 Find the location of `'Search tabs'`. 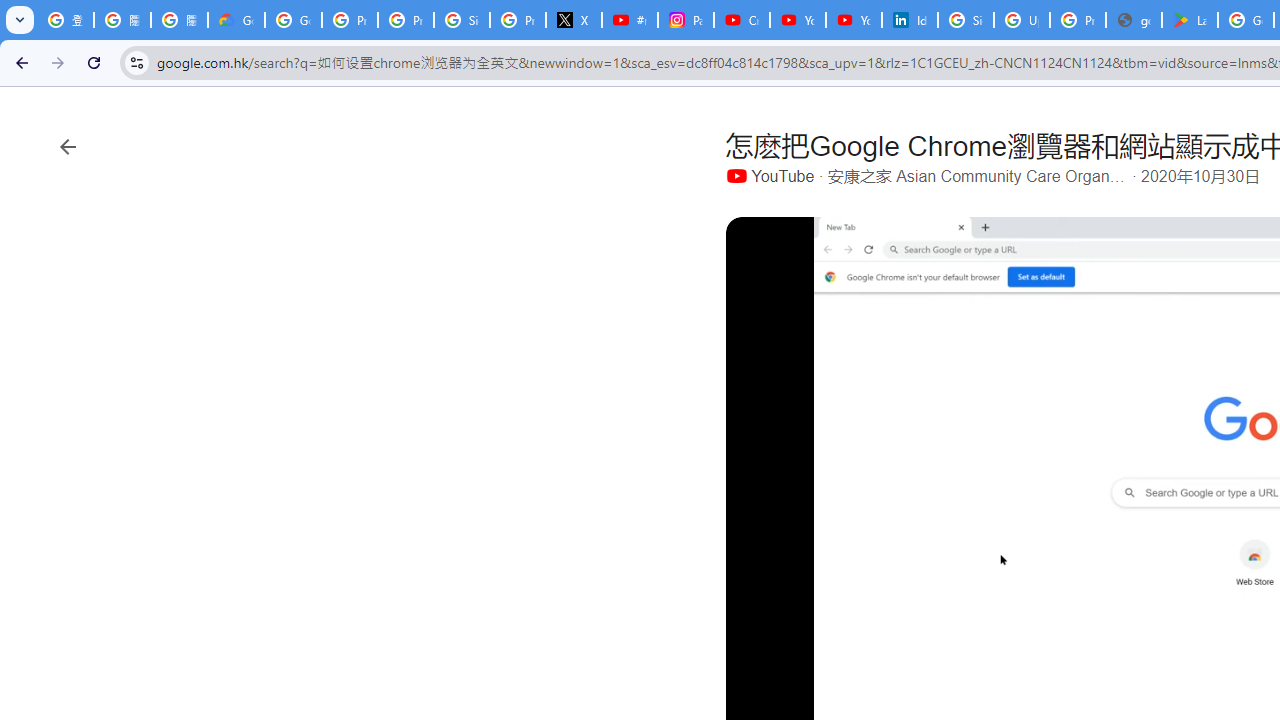

'Search tabs' is located at coordinates (20, 20).